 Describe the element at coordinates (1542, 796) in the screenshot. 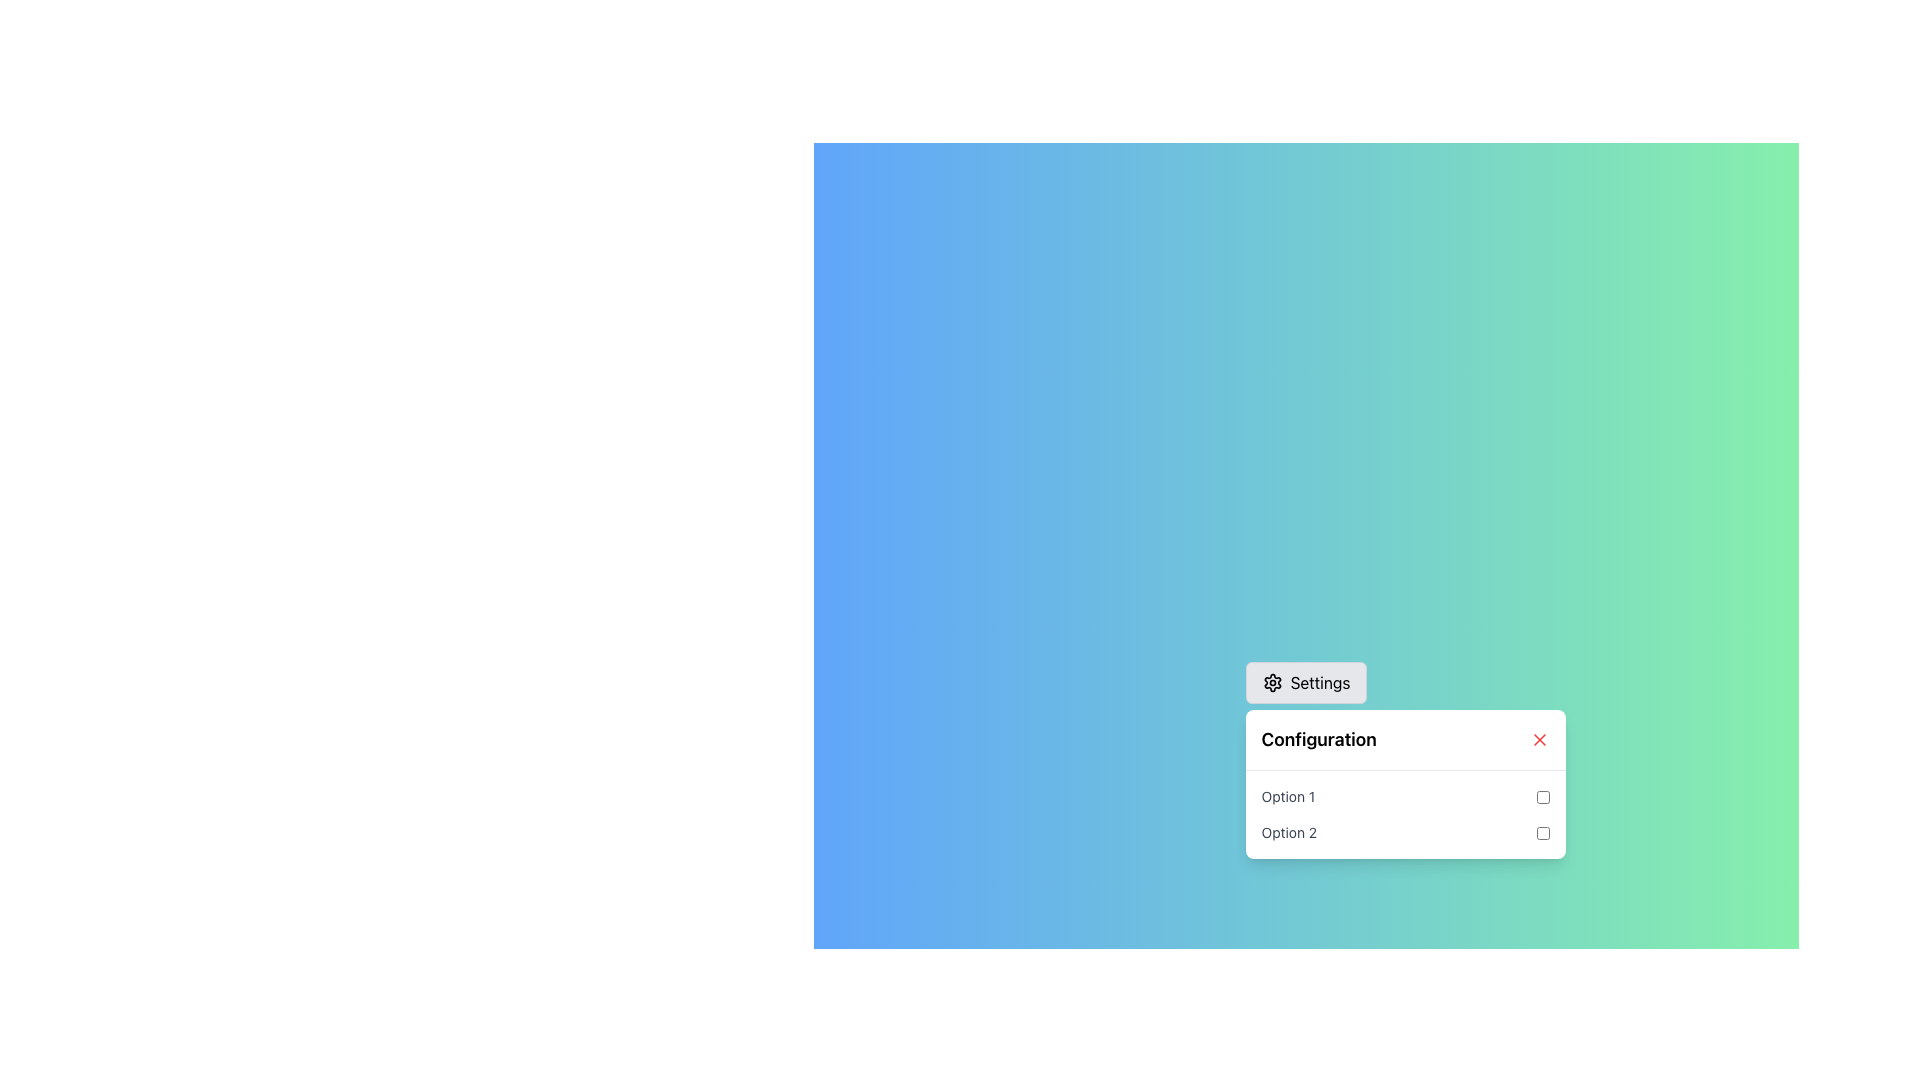

I see `the checkbox labeled 'Option 1' within the 'Configuration' panel` at that location.